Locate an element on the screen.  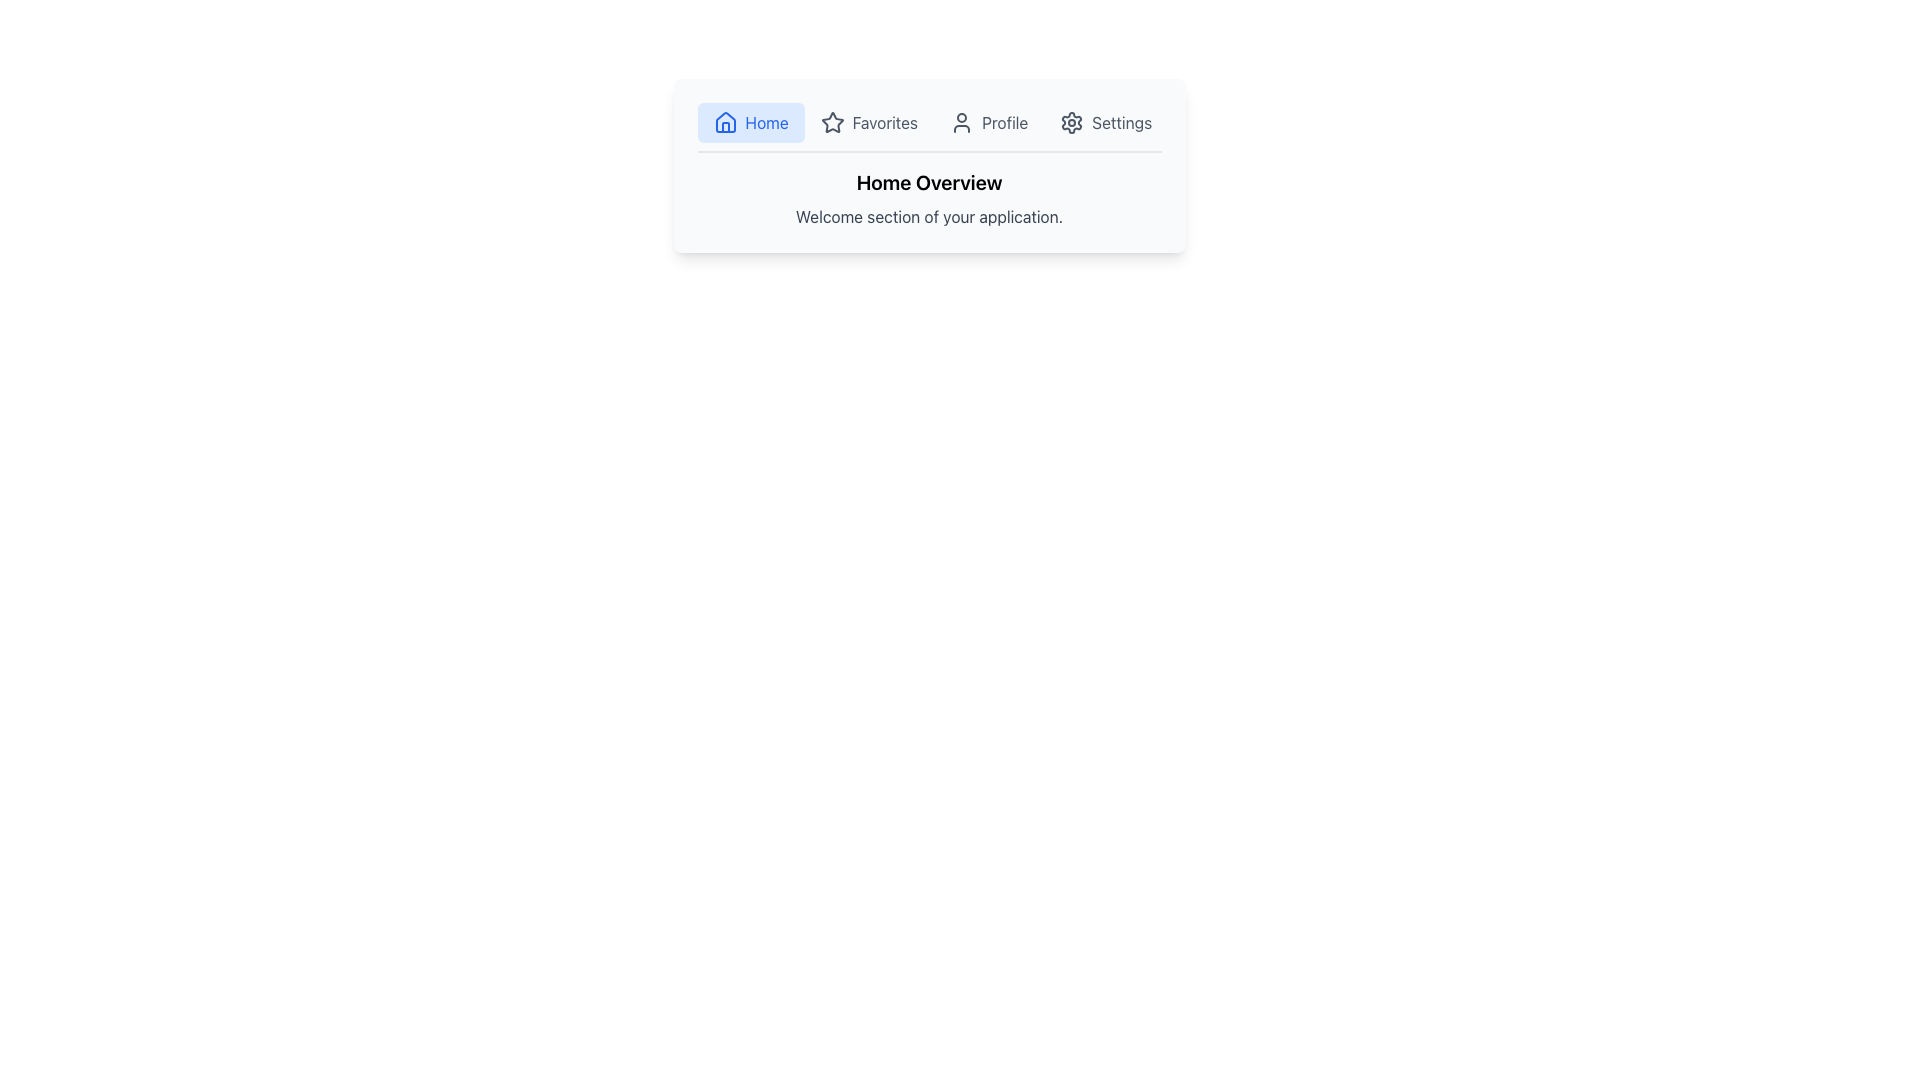
the star icon in the navigation menu, which is used to mark items as favorites or important, located between the home icon and the profile icon is located at coordinates (832, 122).